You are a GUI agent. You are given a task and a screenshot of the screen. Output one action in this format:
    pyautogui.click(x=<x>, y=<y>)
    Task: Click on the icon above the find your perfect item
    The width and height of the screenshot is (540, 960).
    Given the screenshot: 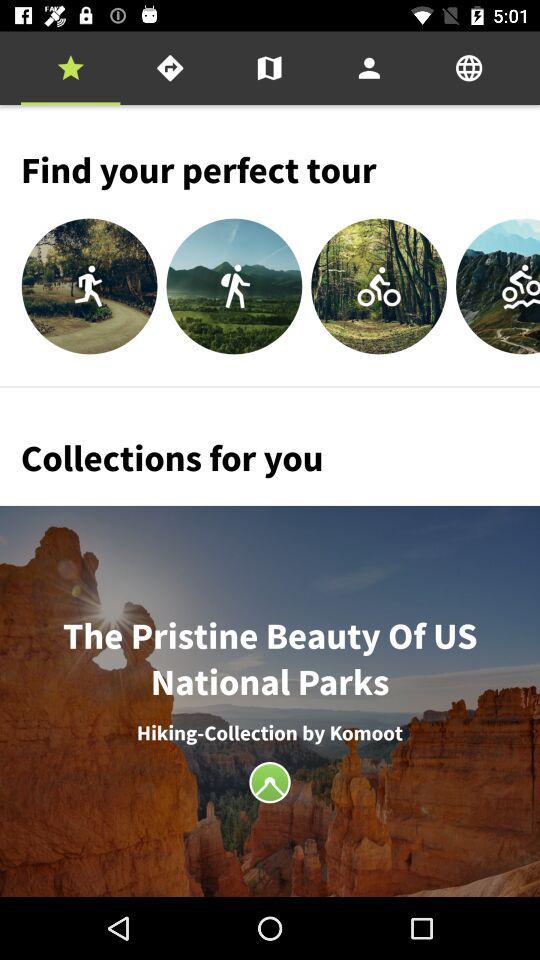 What is the action you would take?
    pyautogui.click(x=469, y=68)
    